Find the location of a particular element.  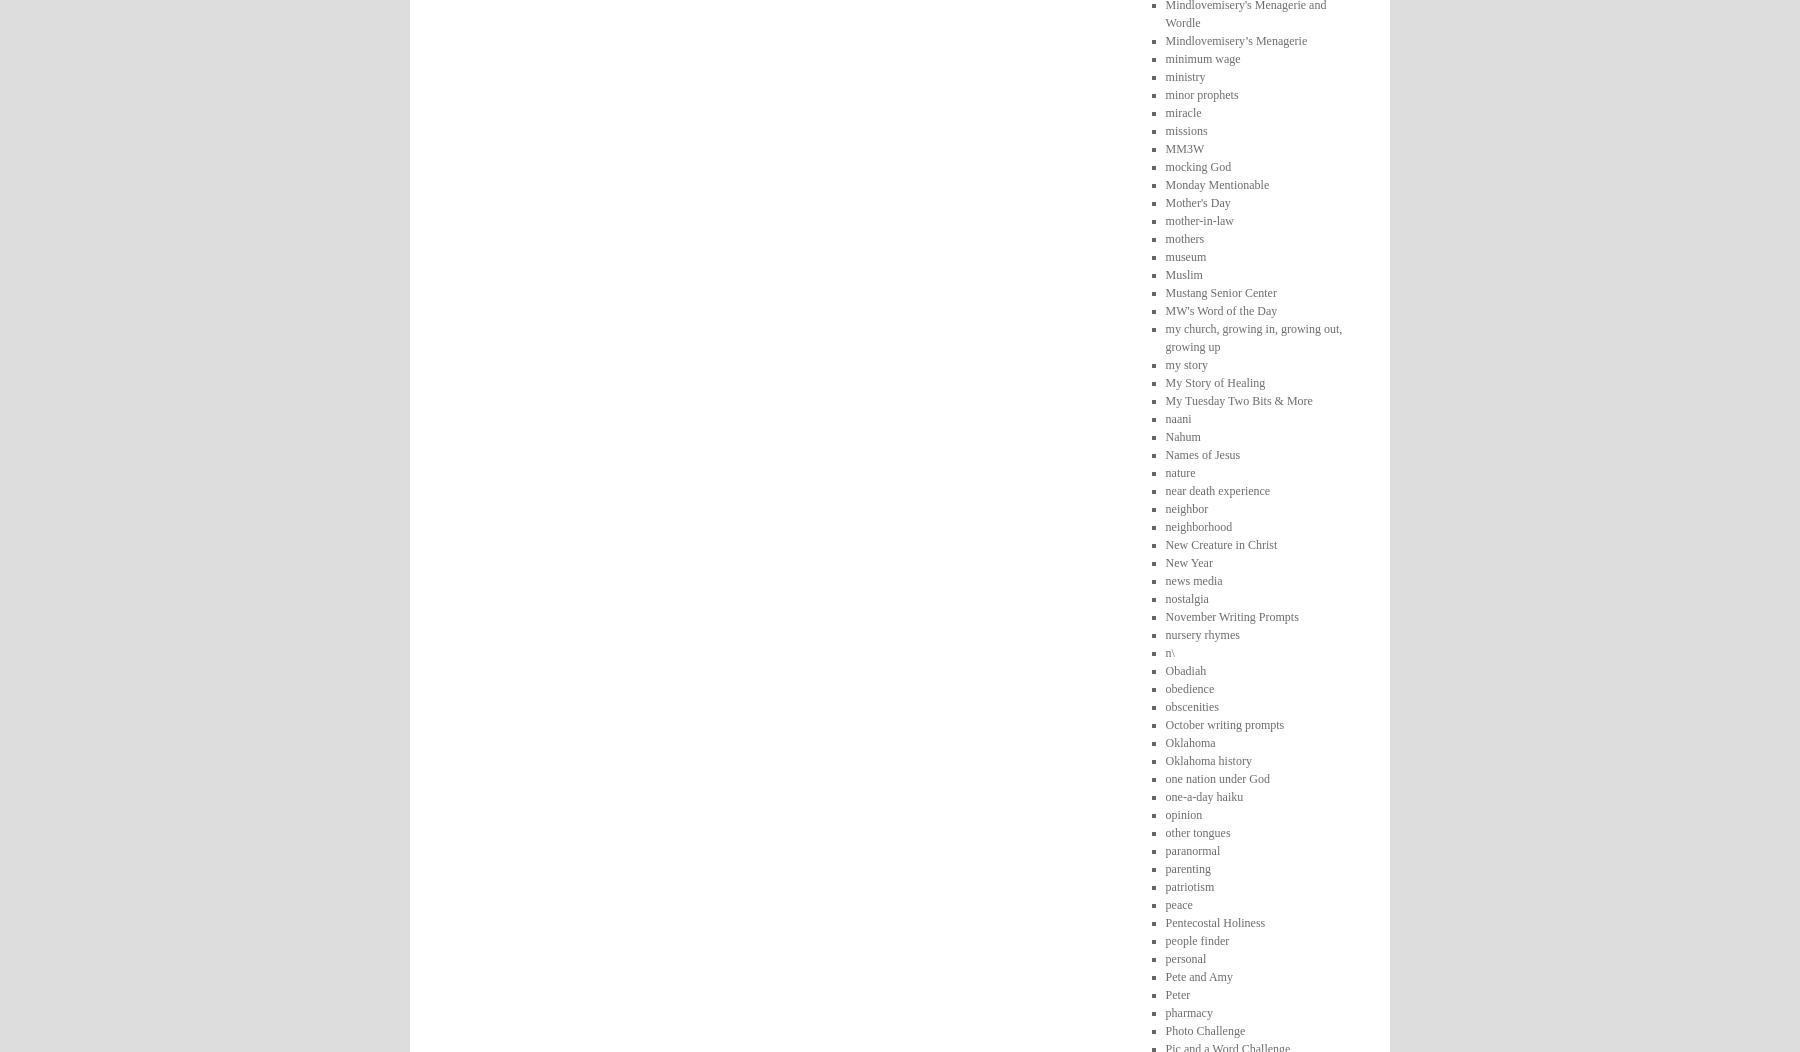

'peace' is located at coordinates (1177, 903).